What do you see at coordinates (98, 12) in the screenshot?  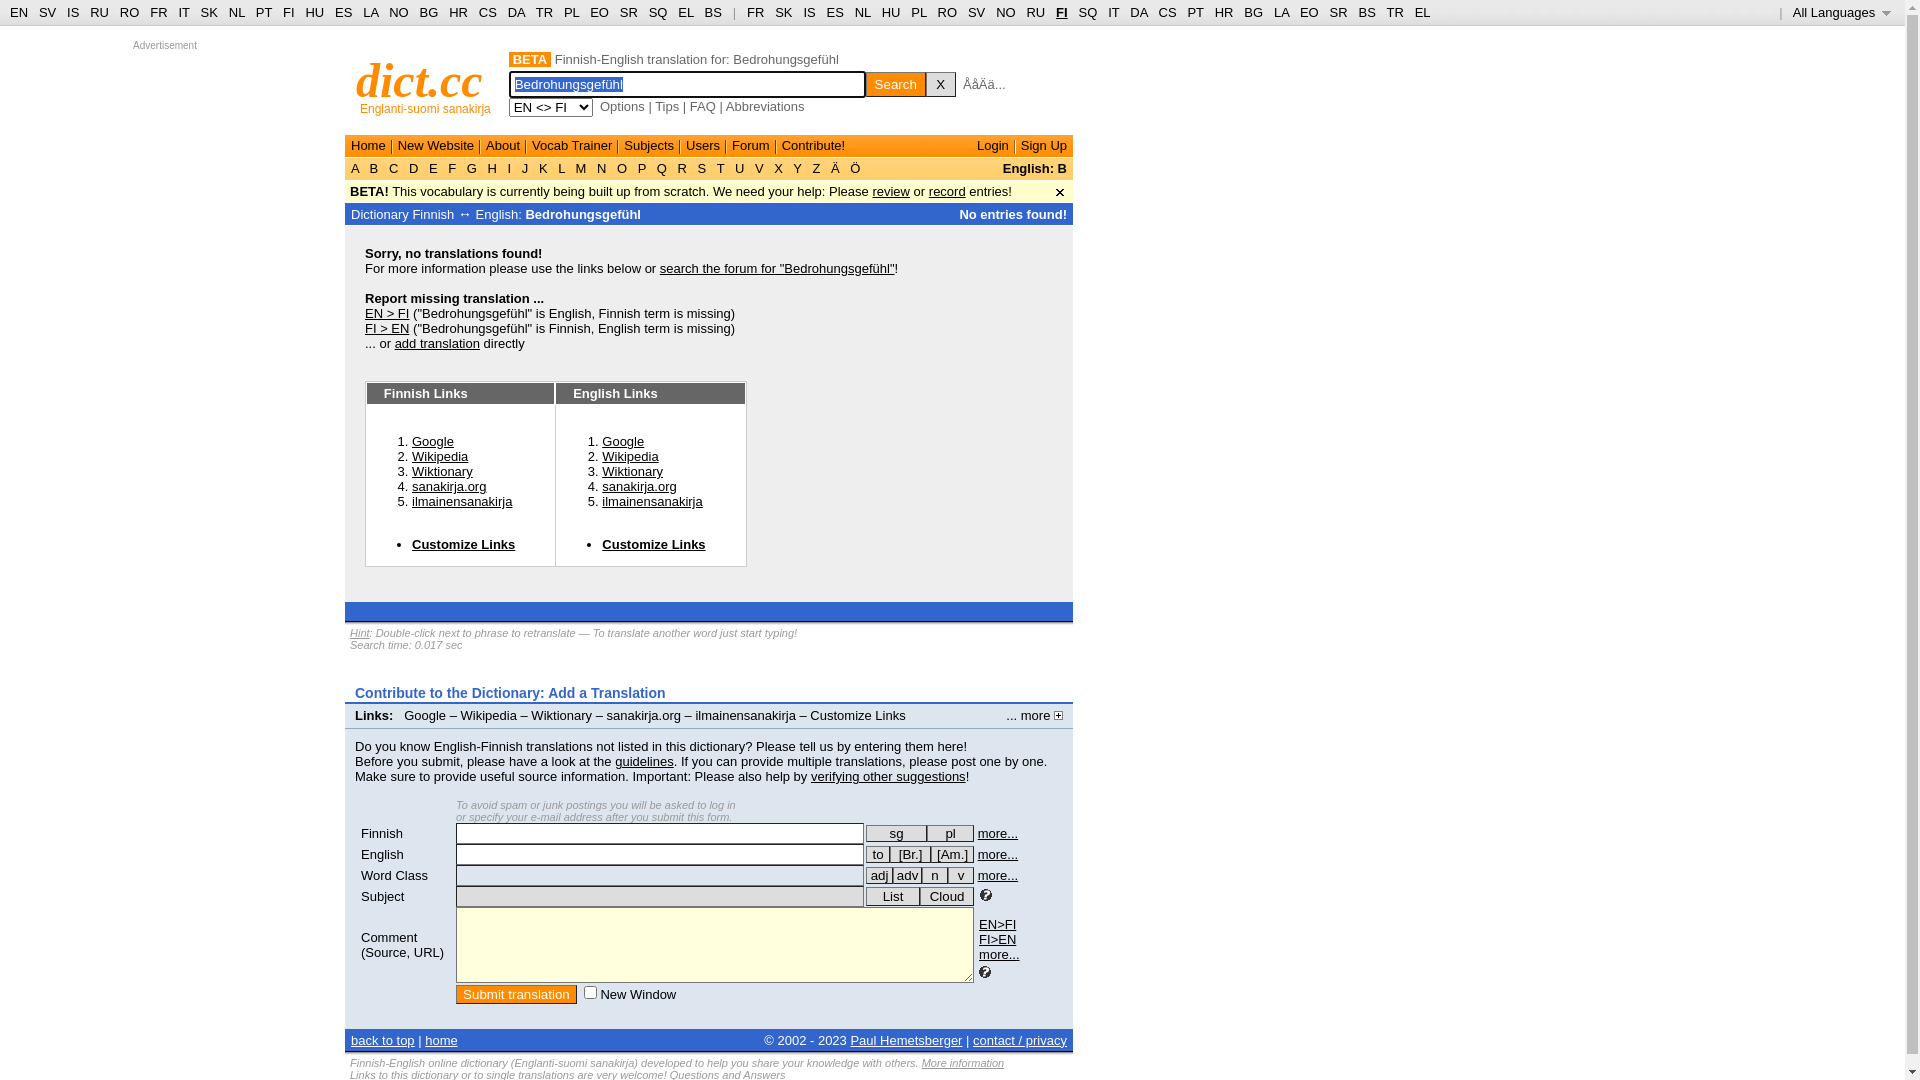 I see `'RU'` at bounding box center [98, 12].